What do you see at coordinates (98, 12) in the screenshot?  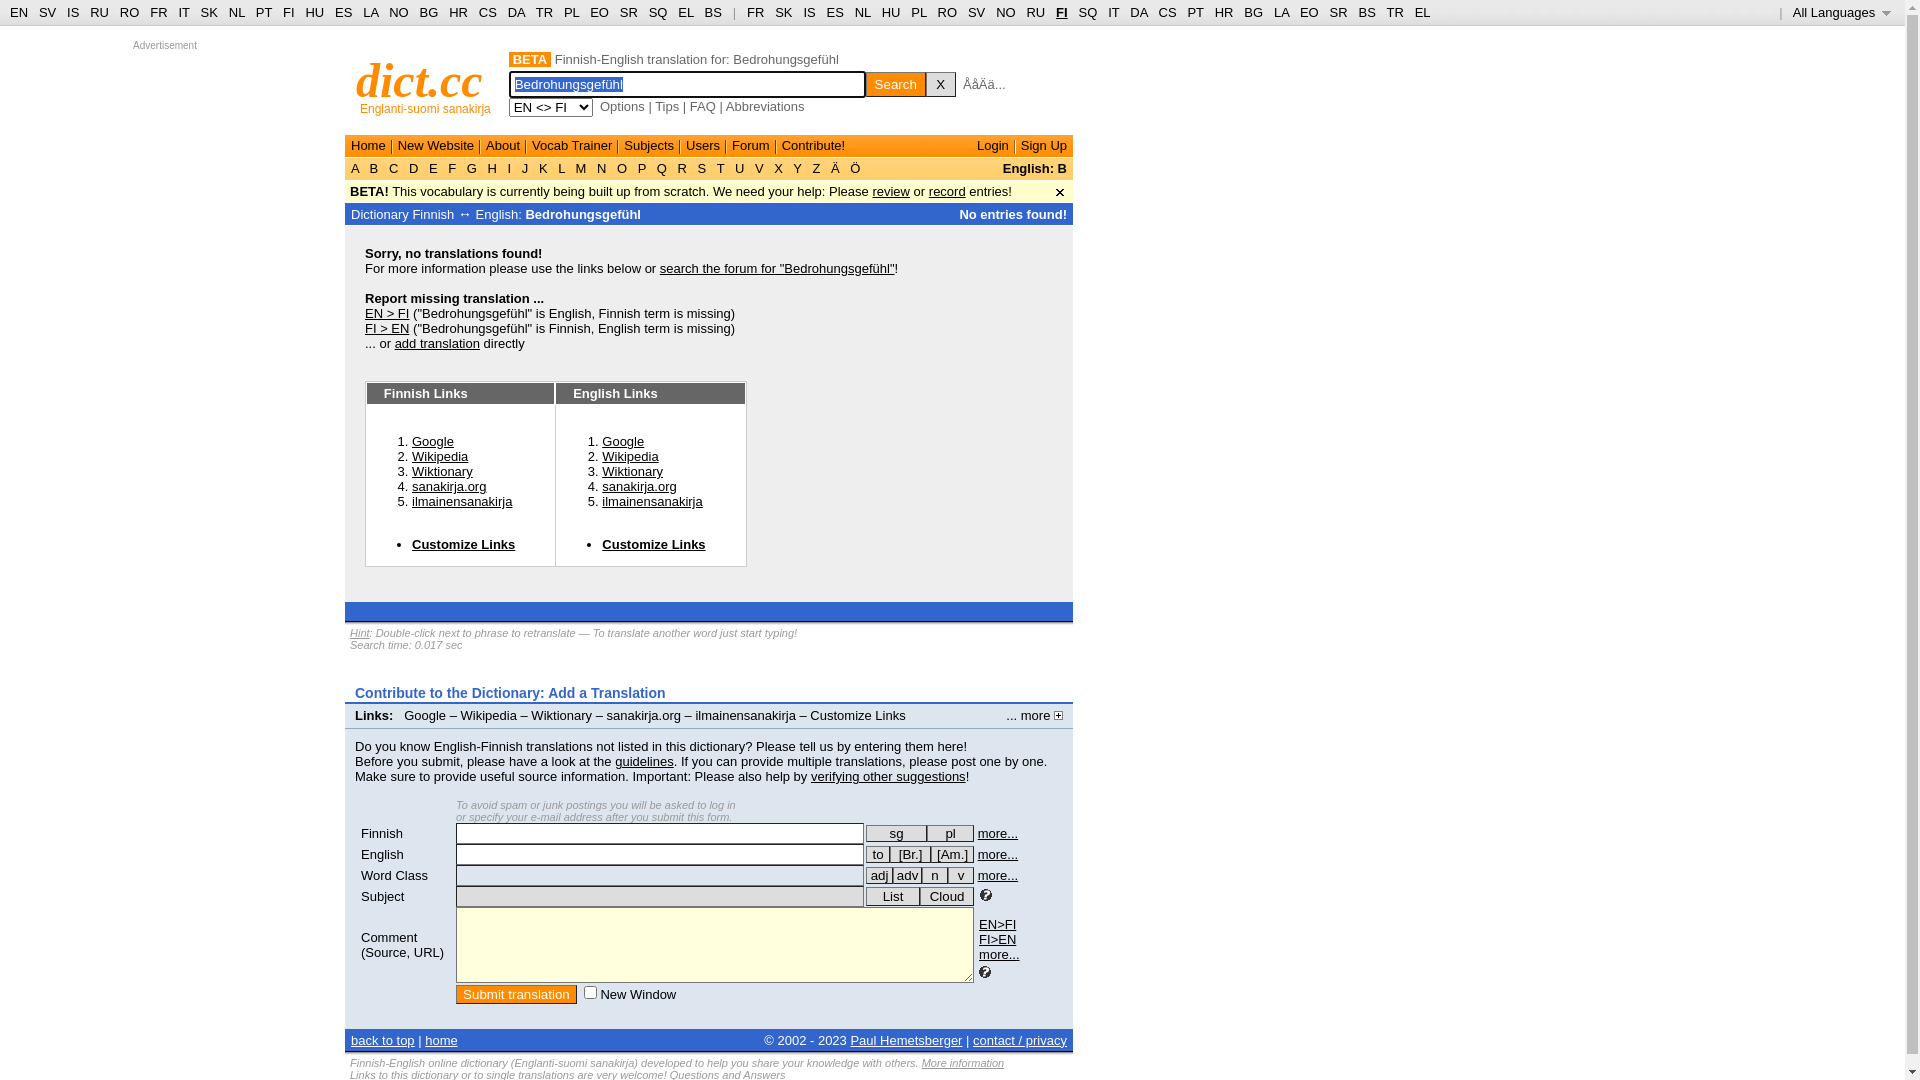 I see `'RU'` at bounding box center [98, 12].